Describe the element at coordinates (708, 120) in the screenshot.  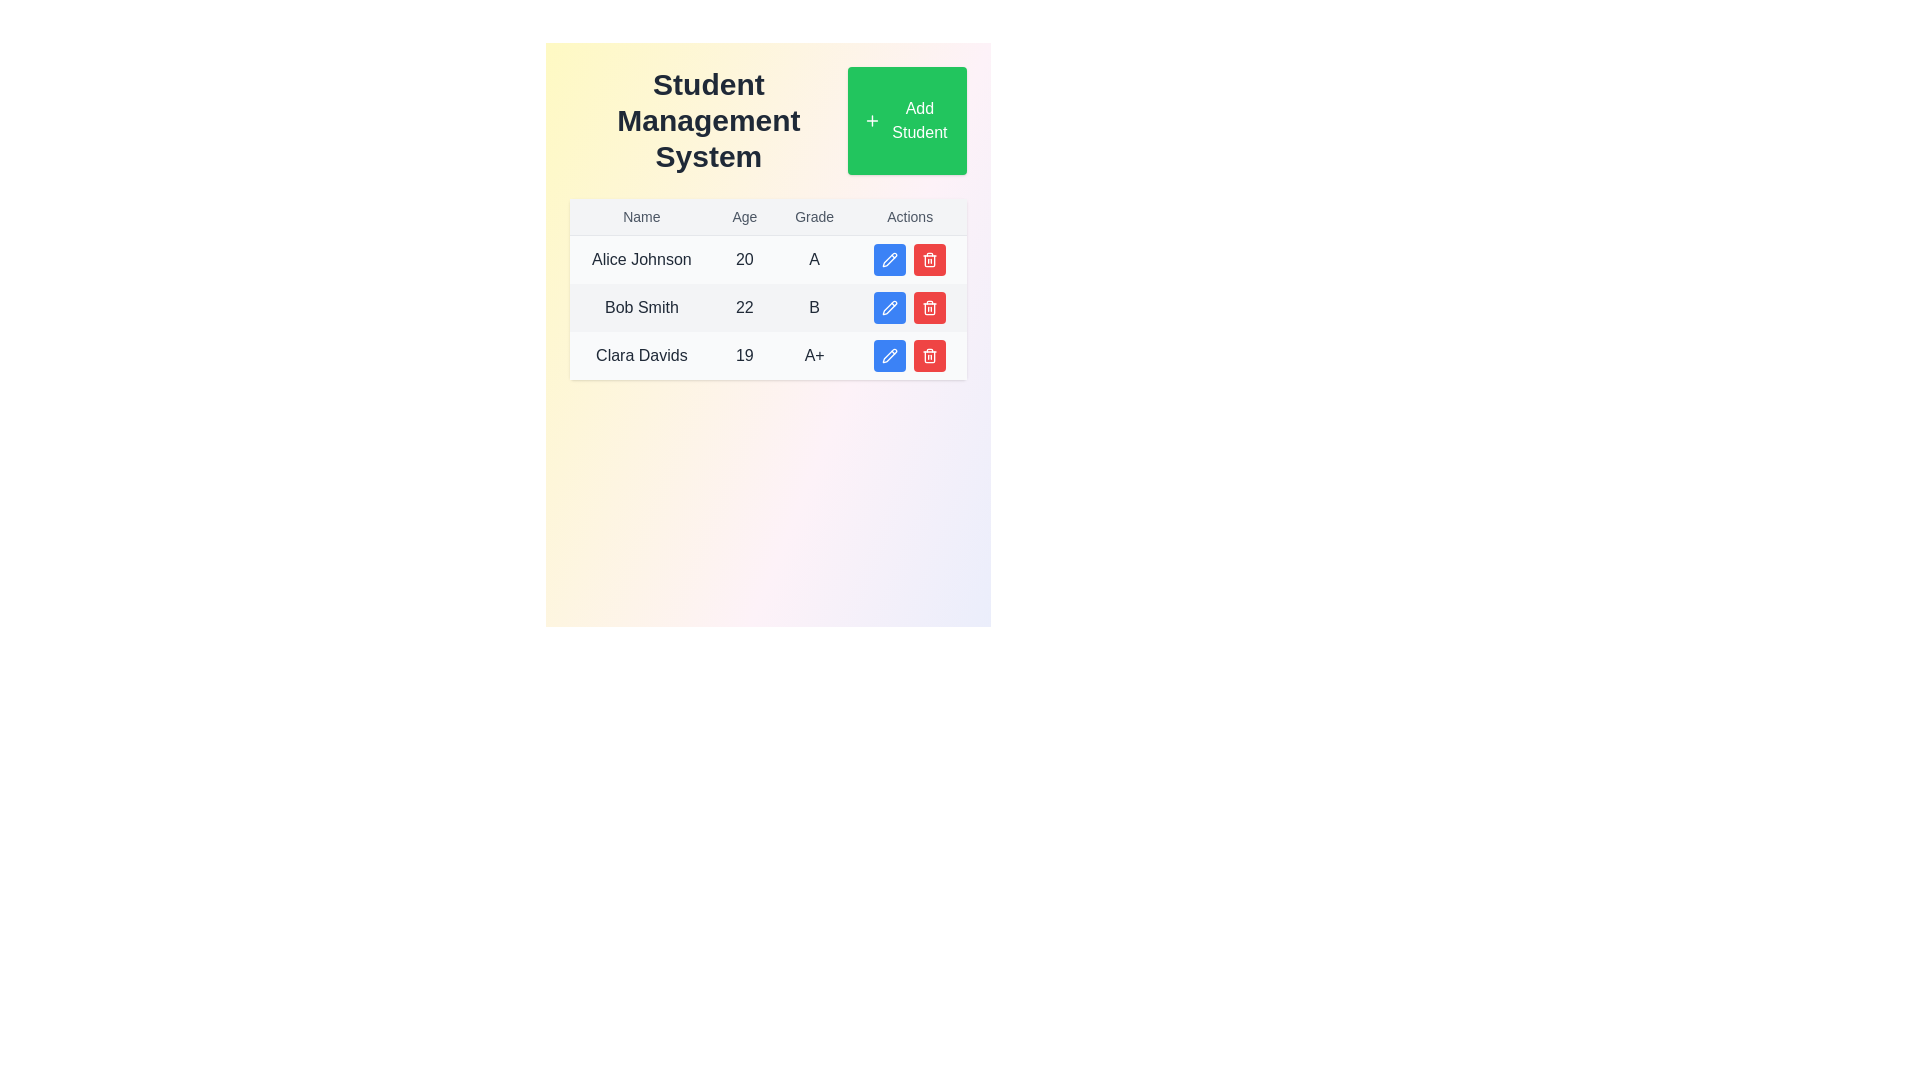
I see `the heading 'Student Management System' styled in large, bold font` at that location.